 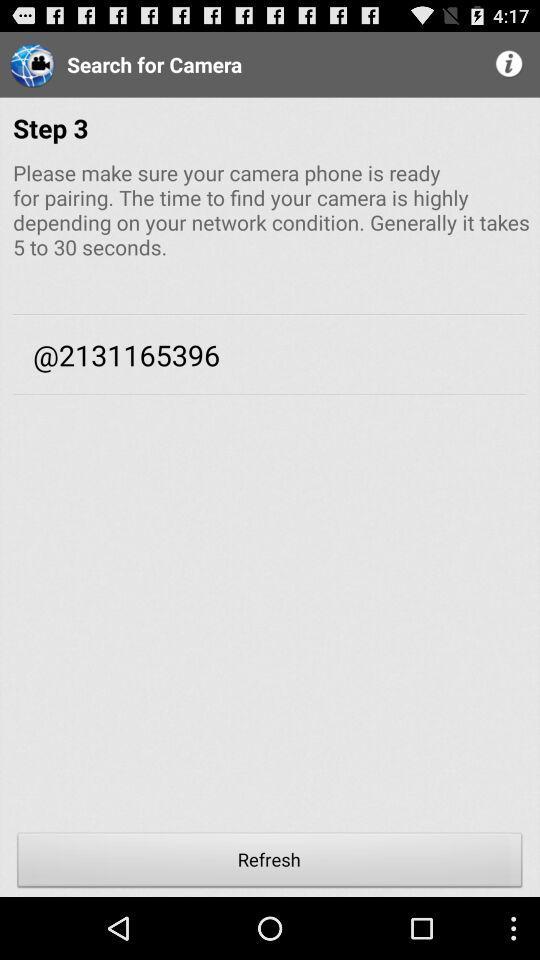 What do you see at coordinates (270, 861) in the screenshot?
I see `refresh item` at bounding box center [270, 861].